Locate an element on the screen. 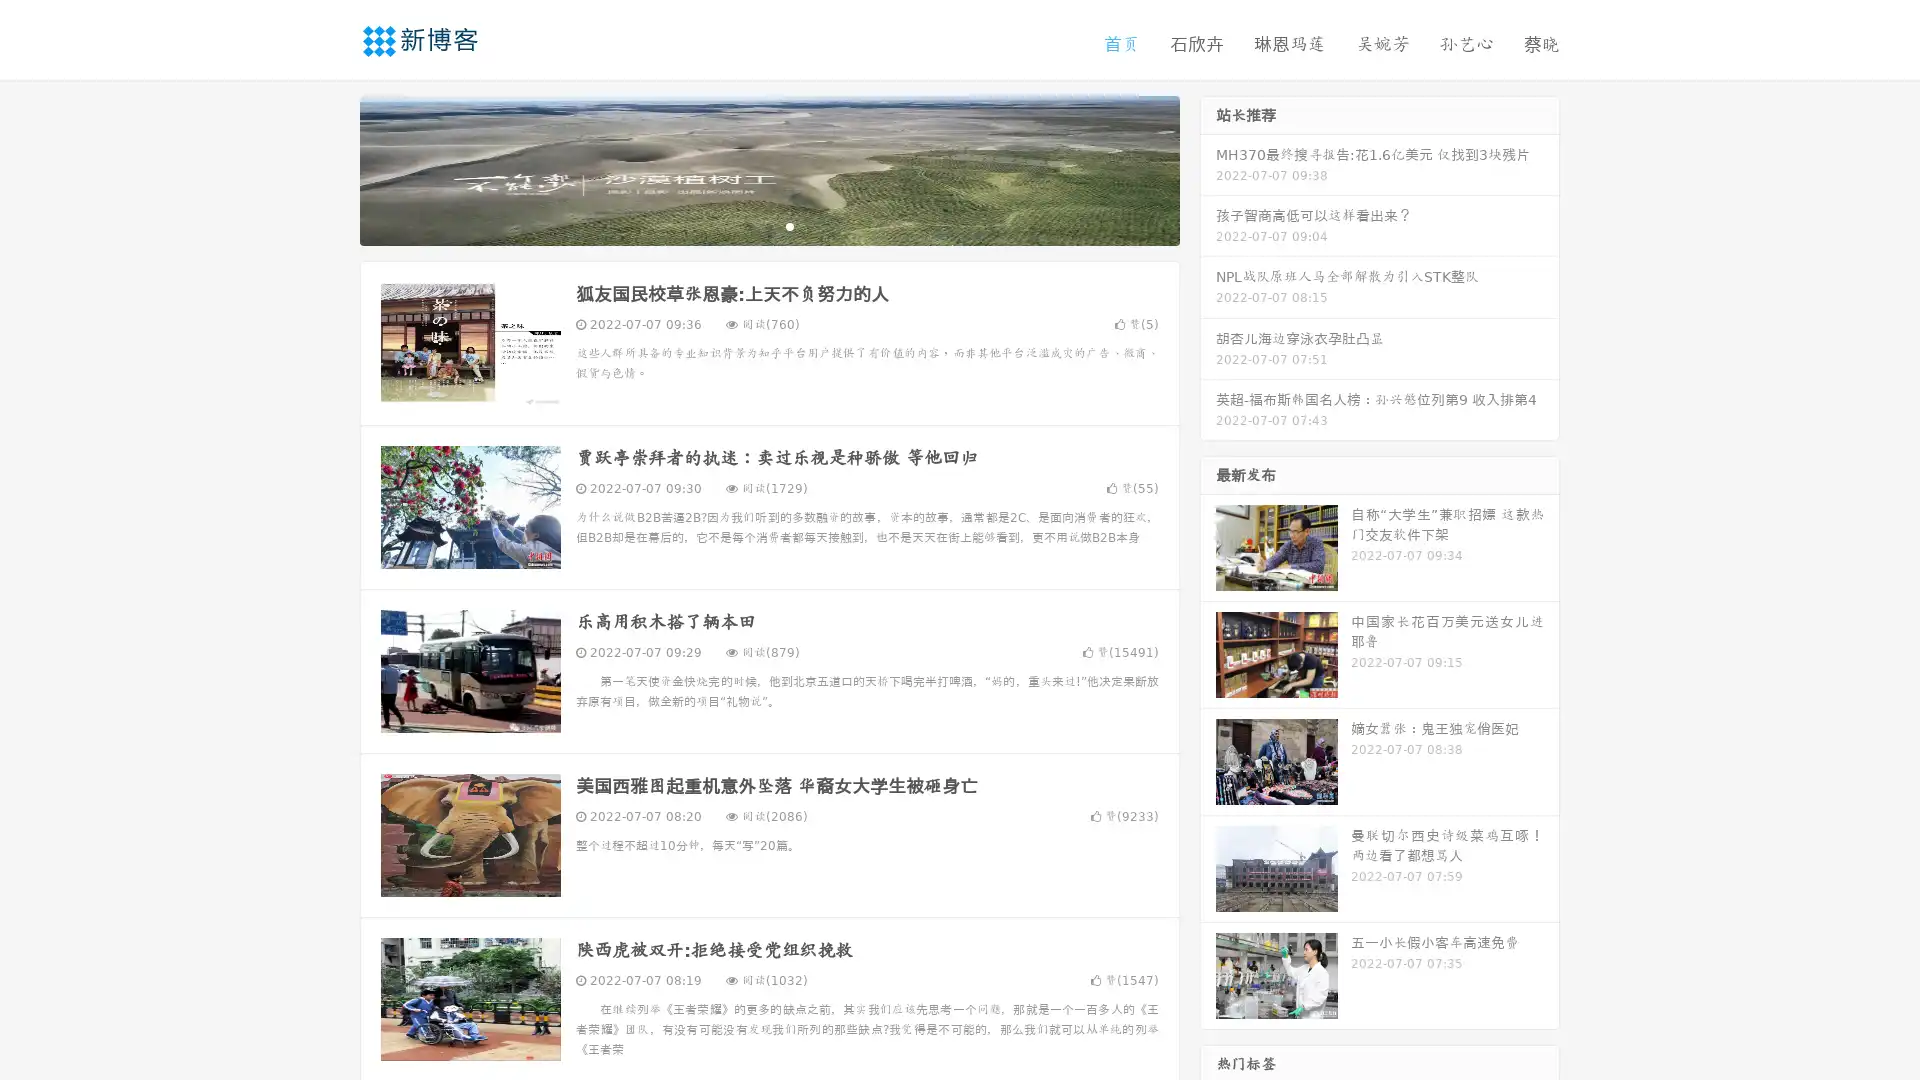 The height and width of the screenshot is (1080, 1920). Go to slide 3 is located at coordinates (789, 225).